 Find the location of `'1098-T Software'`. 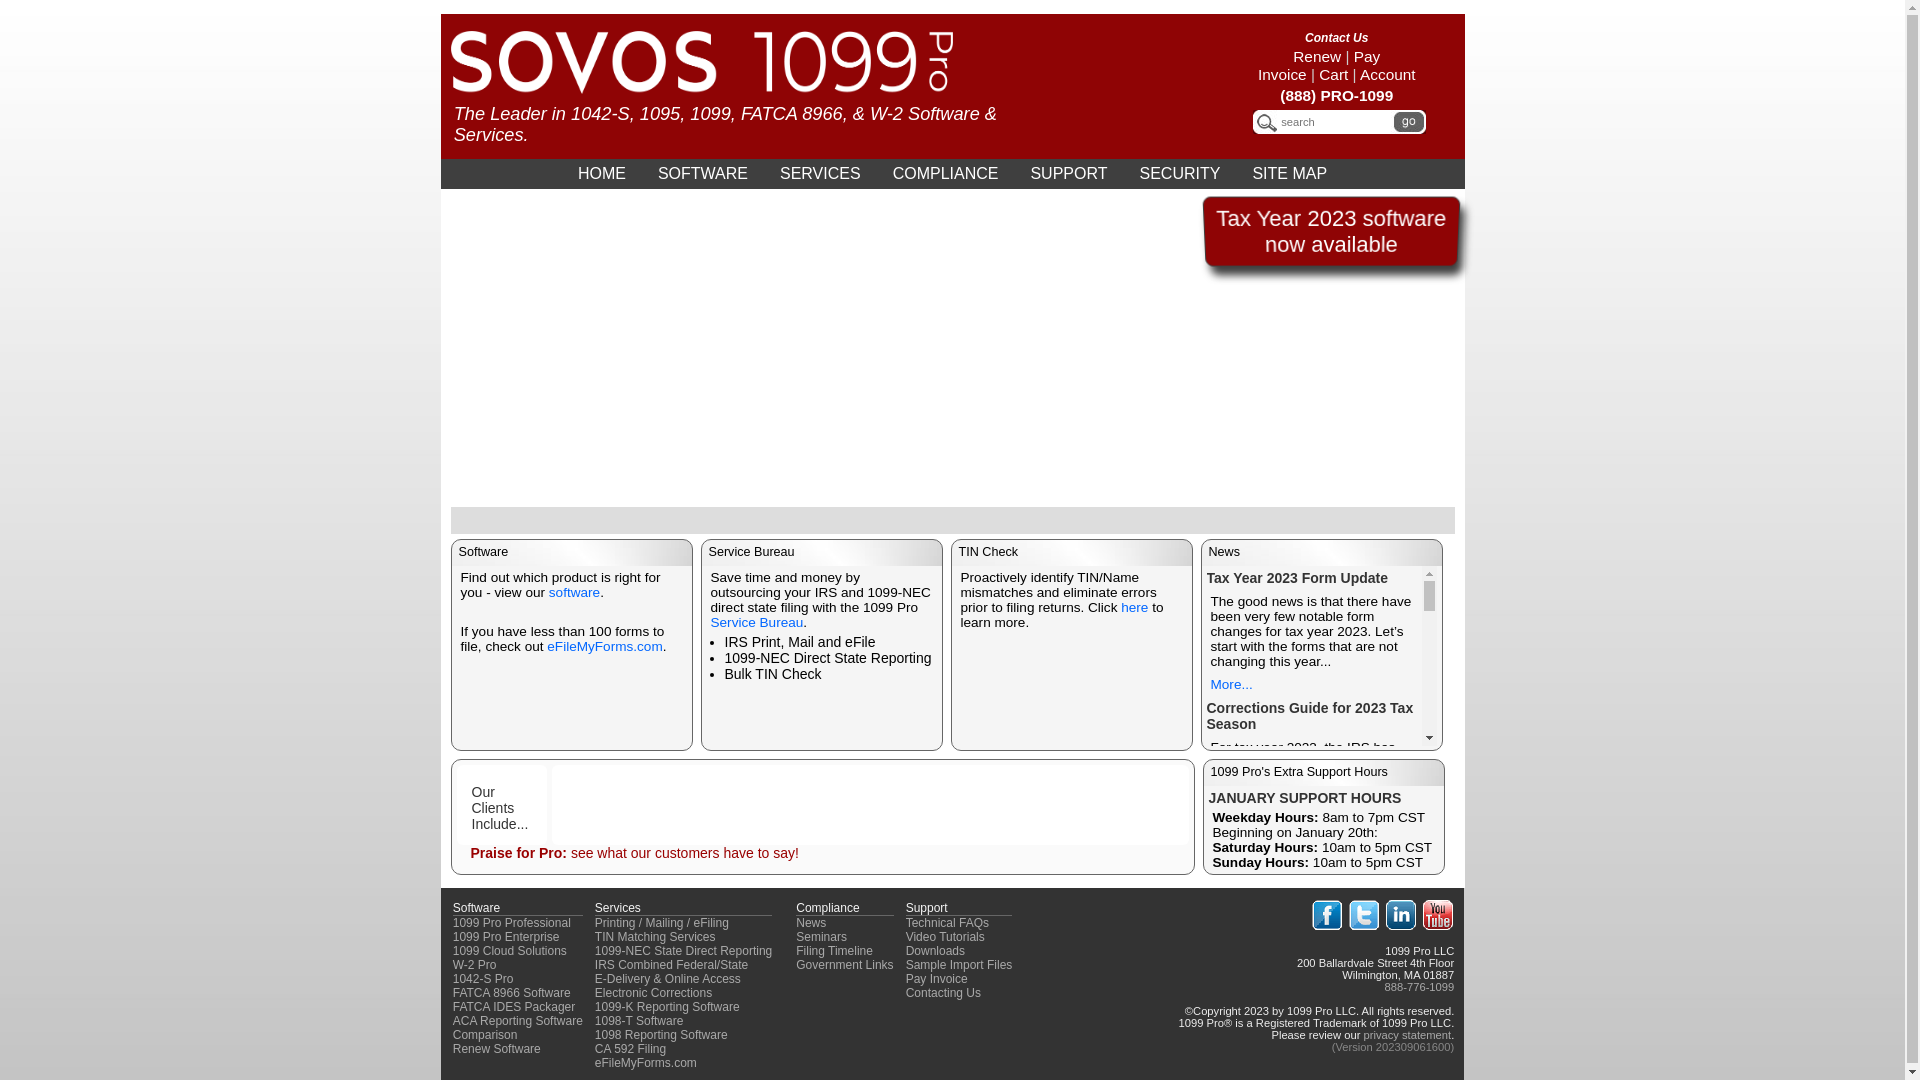

'1098-T Software' is located at coordinates (594, 1021).